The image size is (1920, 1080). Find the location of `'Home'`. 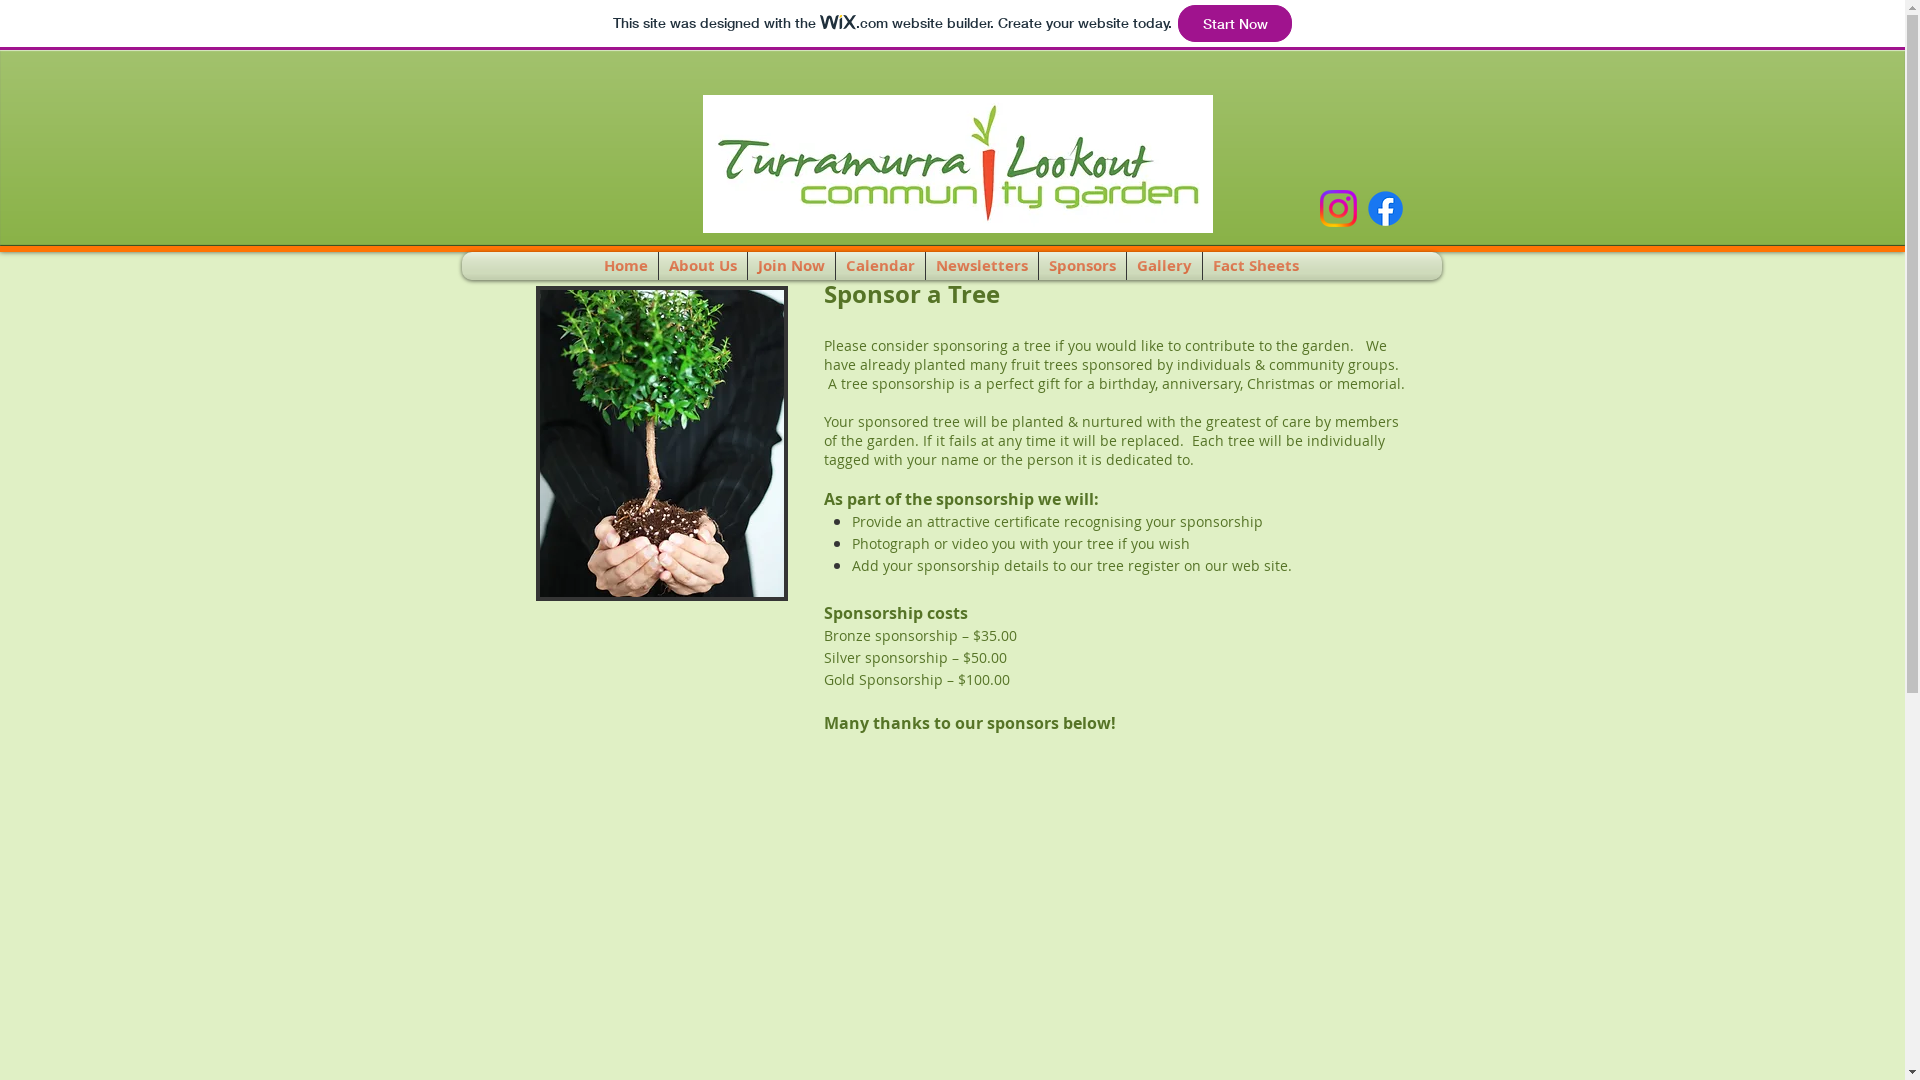

'Home' is located at coordinates (624, 265).